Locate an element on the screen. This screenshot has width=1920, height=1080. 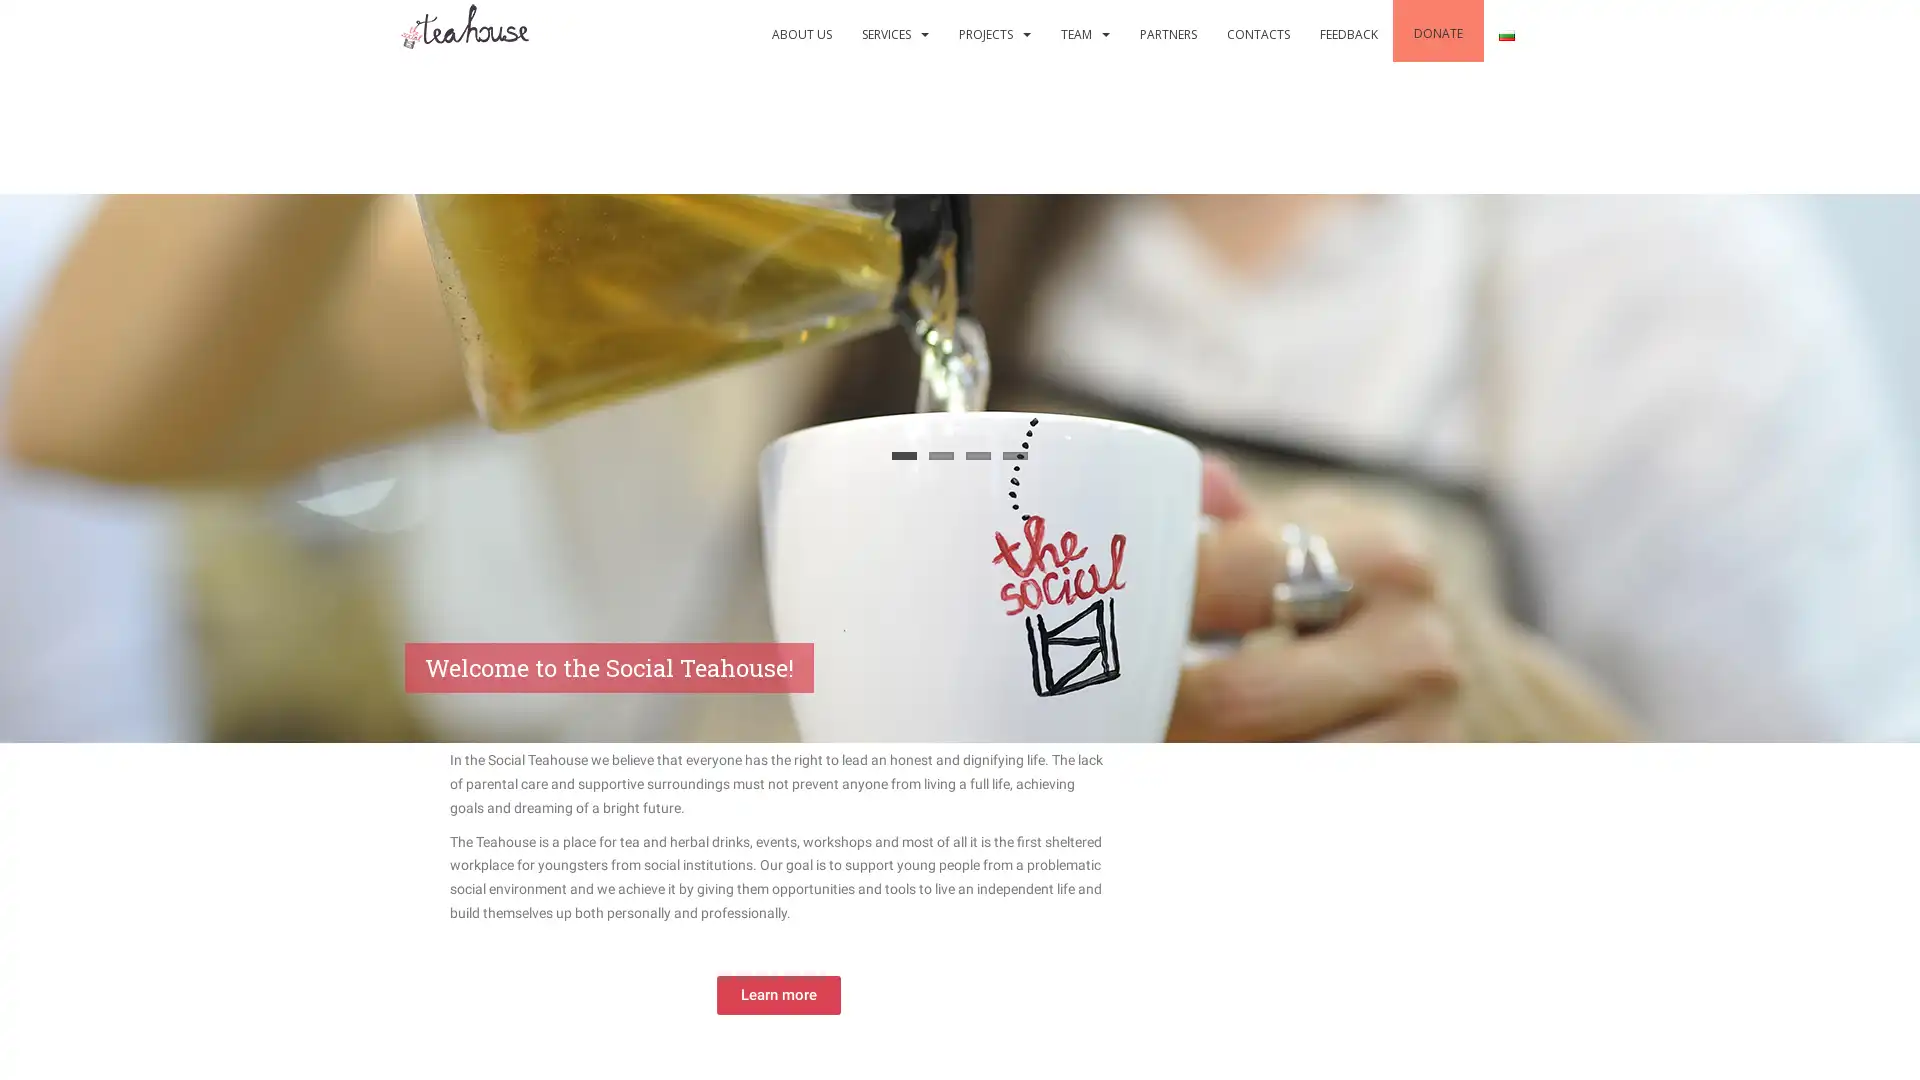
Would you like to support our cause? is located at coordinates (1297, 914).